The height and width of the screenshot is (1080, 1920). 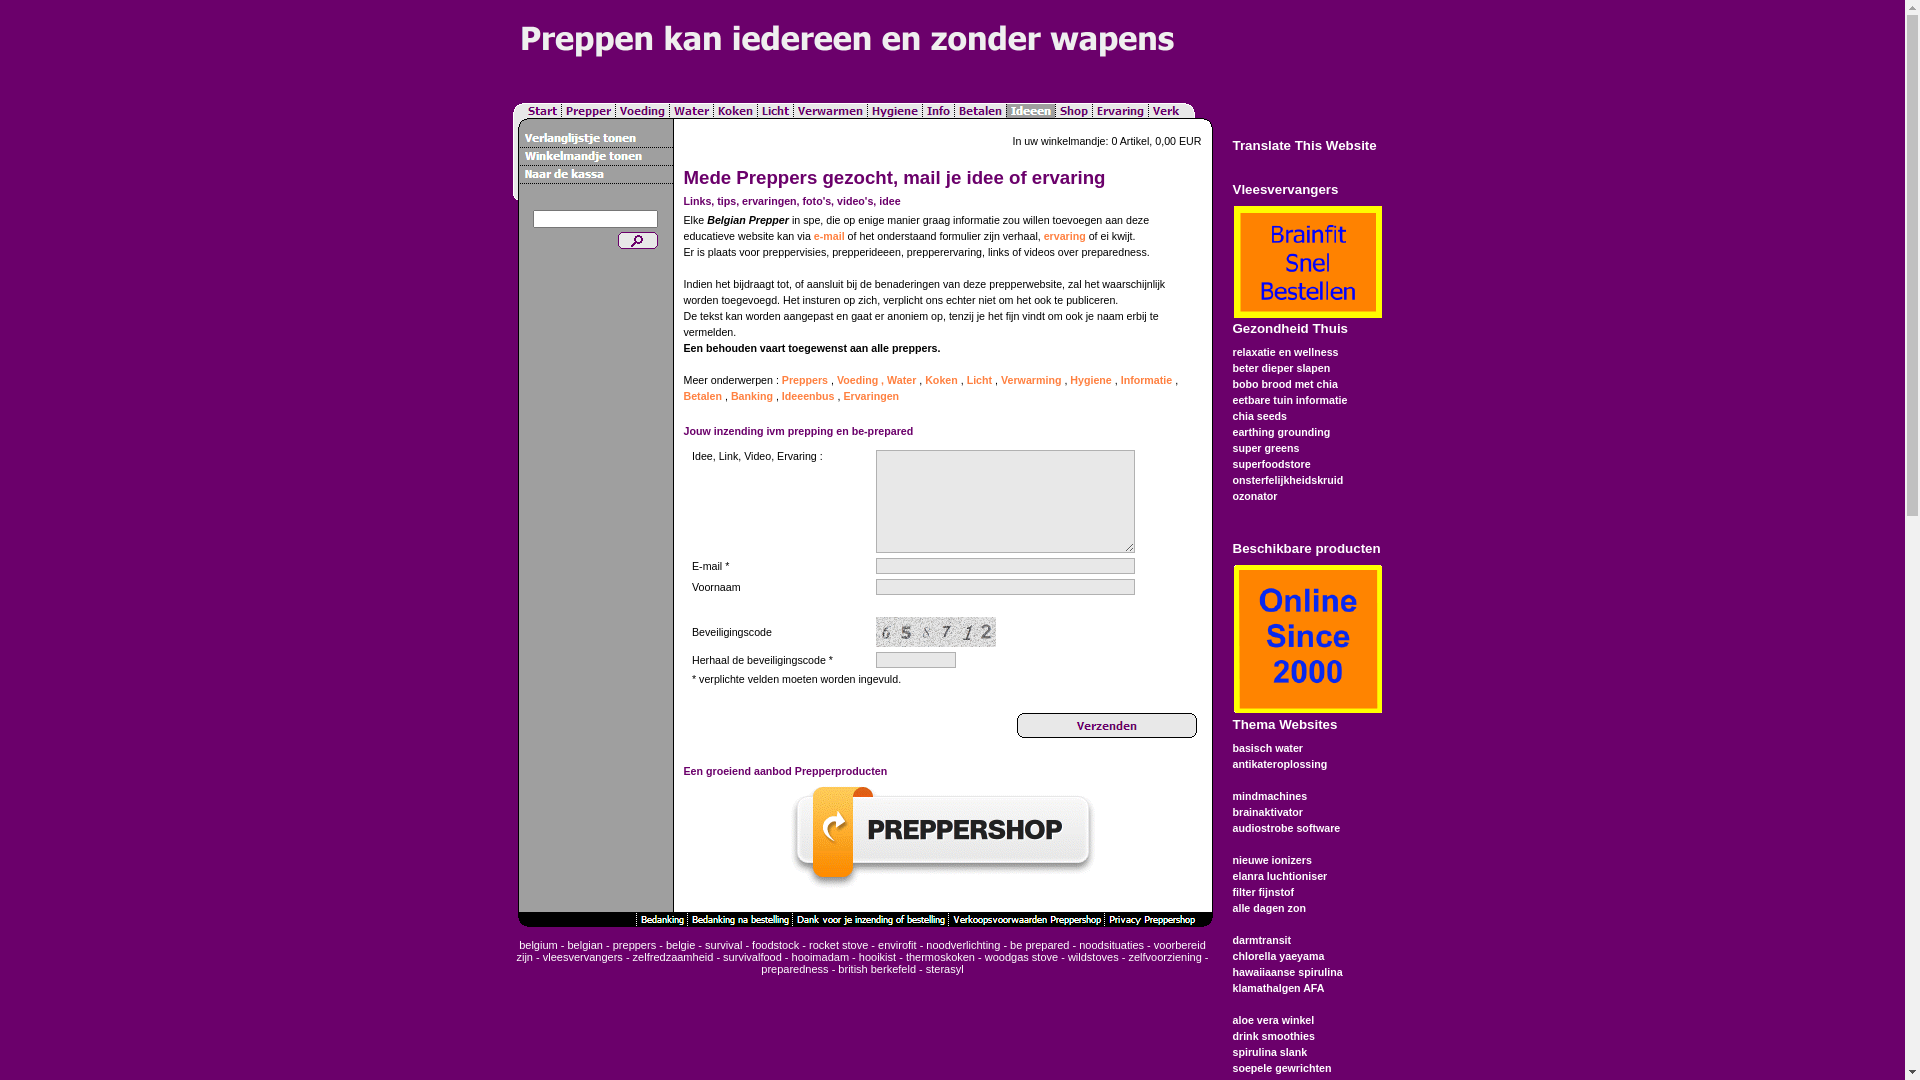 What do you see at coordinates (1289, 400) in the screenshot?
I see `'eetbare tuin informatie'` at bounding box center [1289, 400].